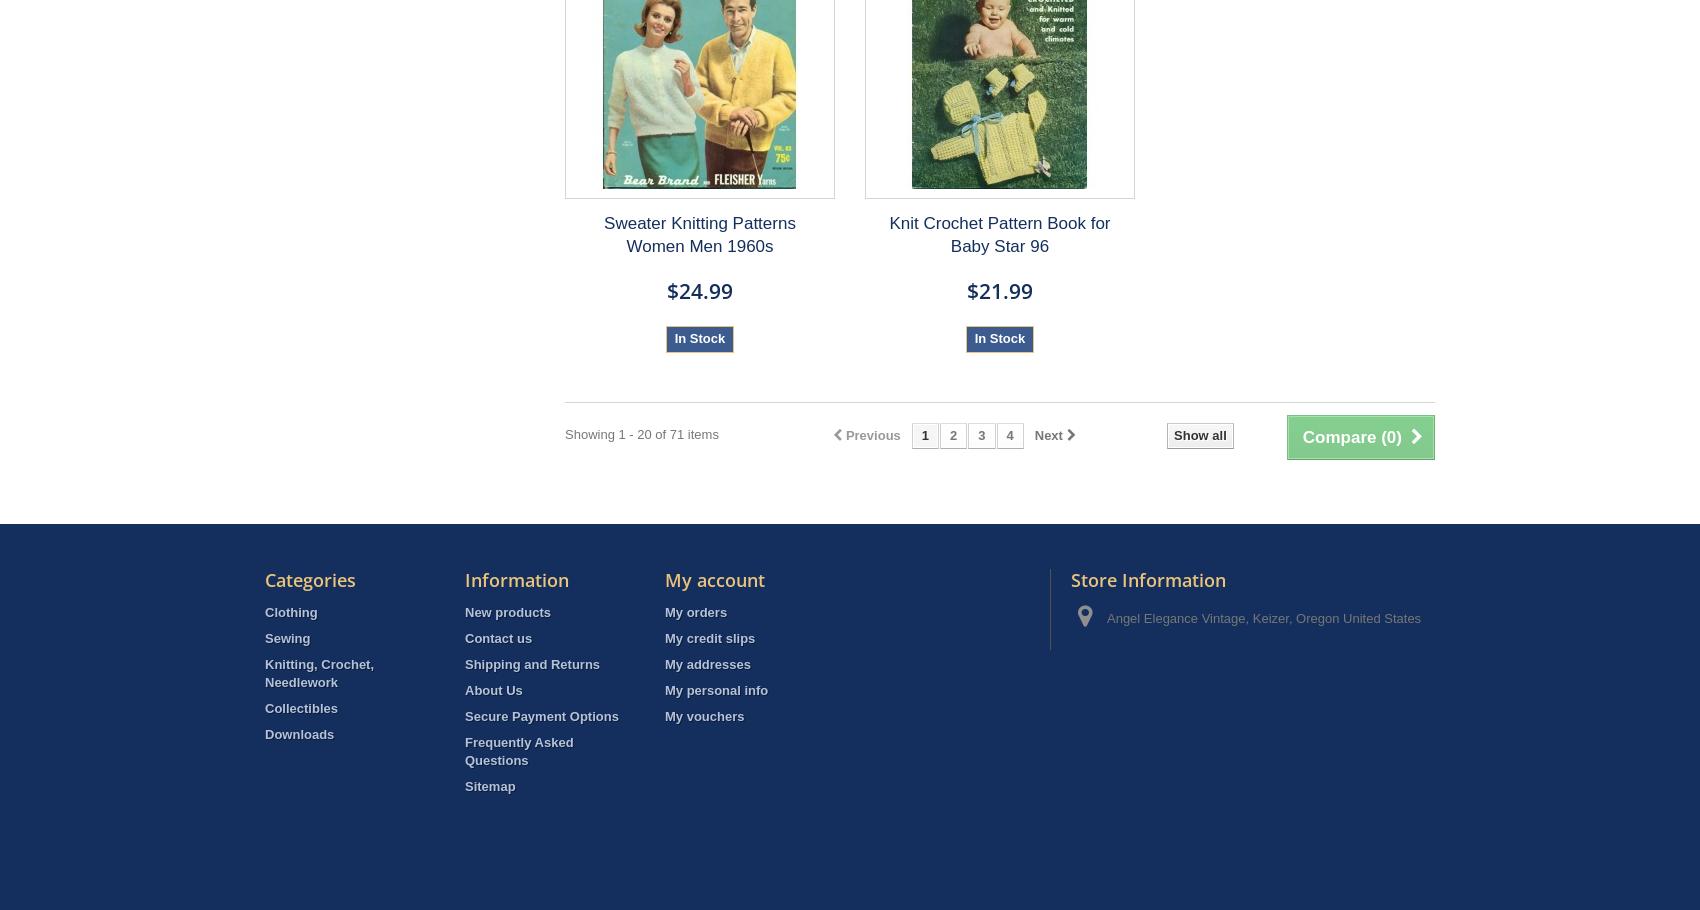 This screenshot has width=1700, height=910. What do you see at coordinates (1397, 436) in the screenshot?
I see `')'` at bounding box center [1397, 436].